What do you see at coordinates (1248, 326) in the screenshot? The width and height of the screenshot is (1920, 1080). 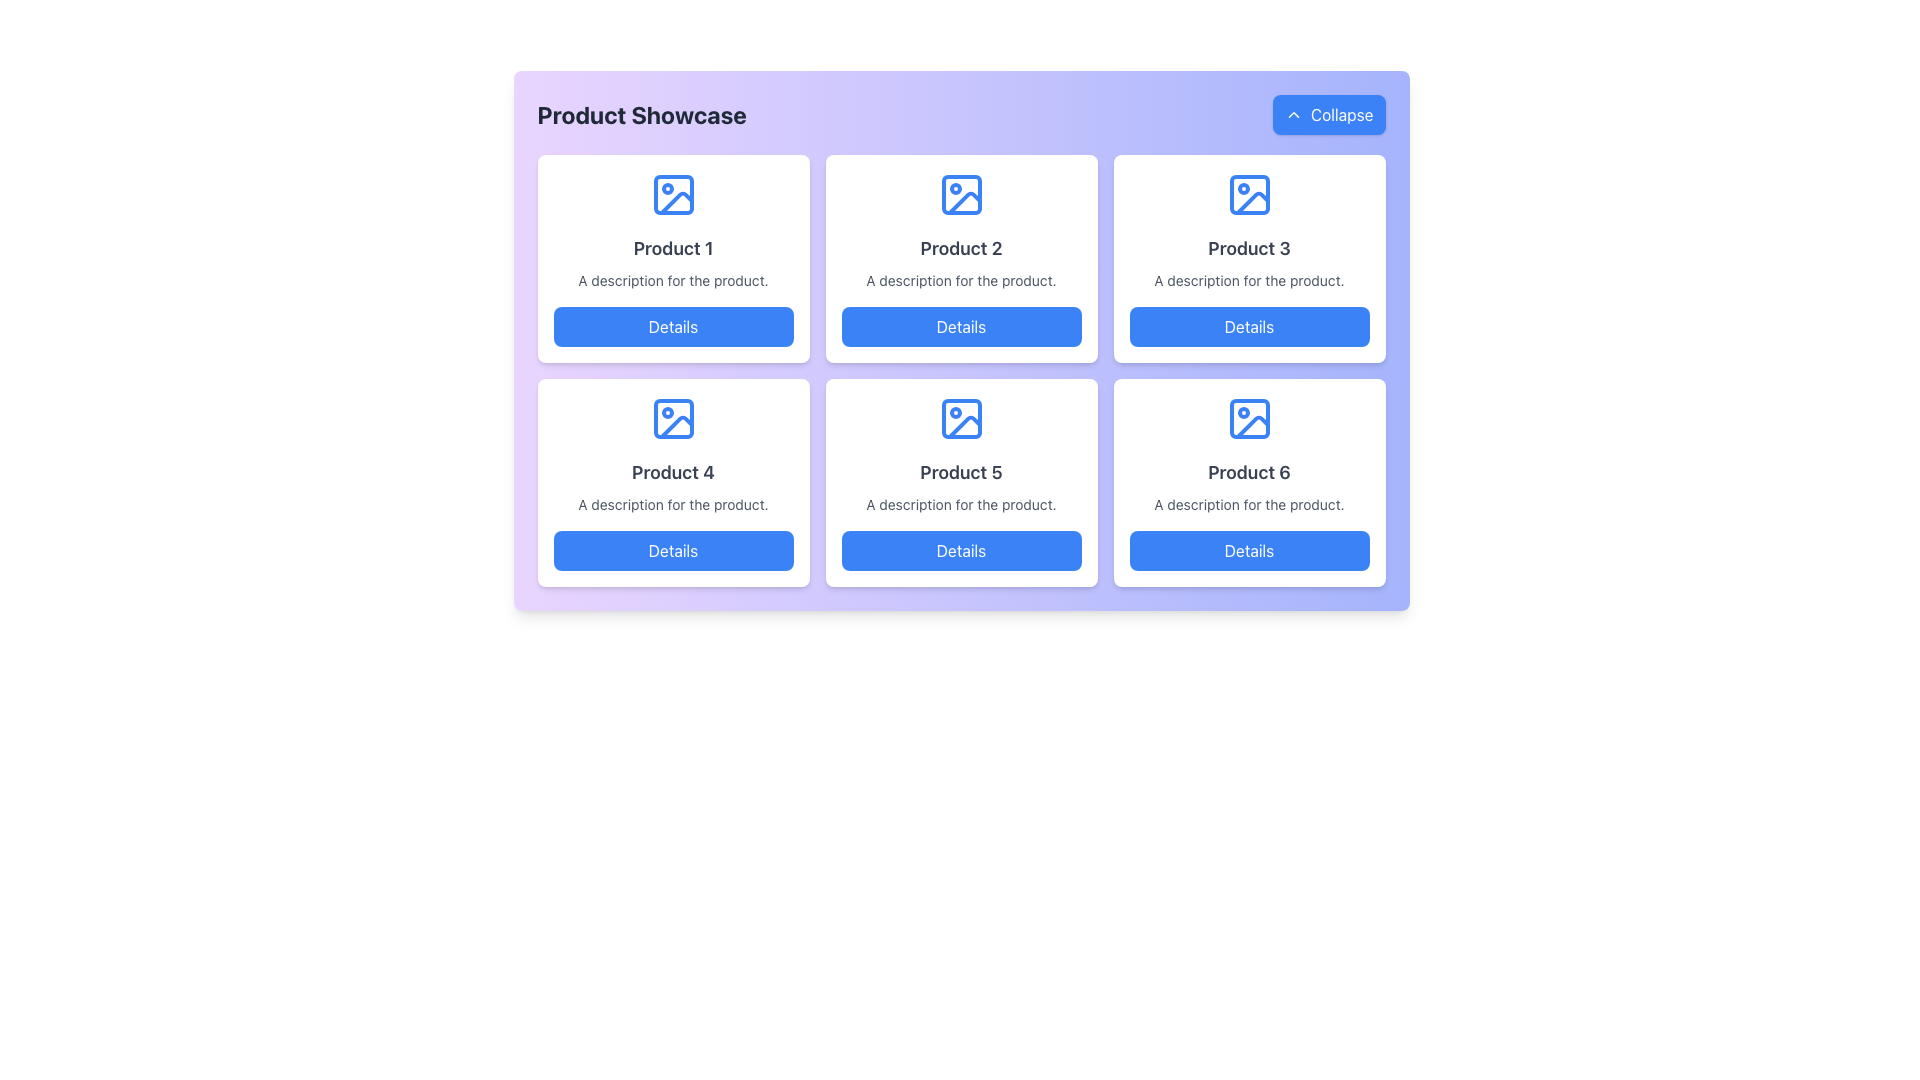 I see `the button located below the text description of 'Product 3' in the grid layout` at bounding box center [1248, 326].